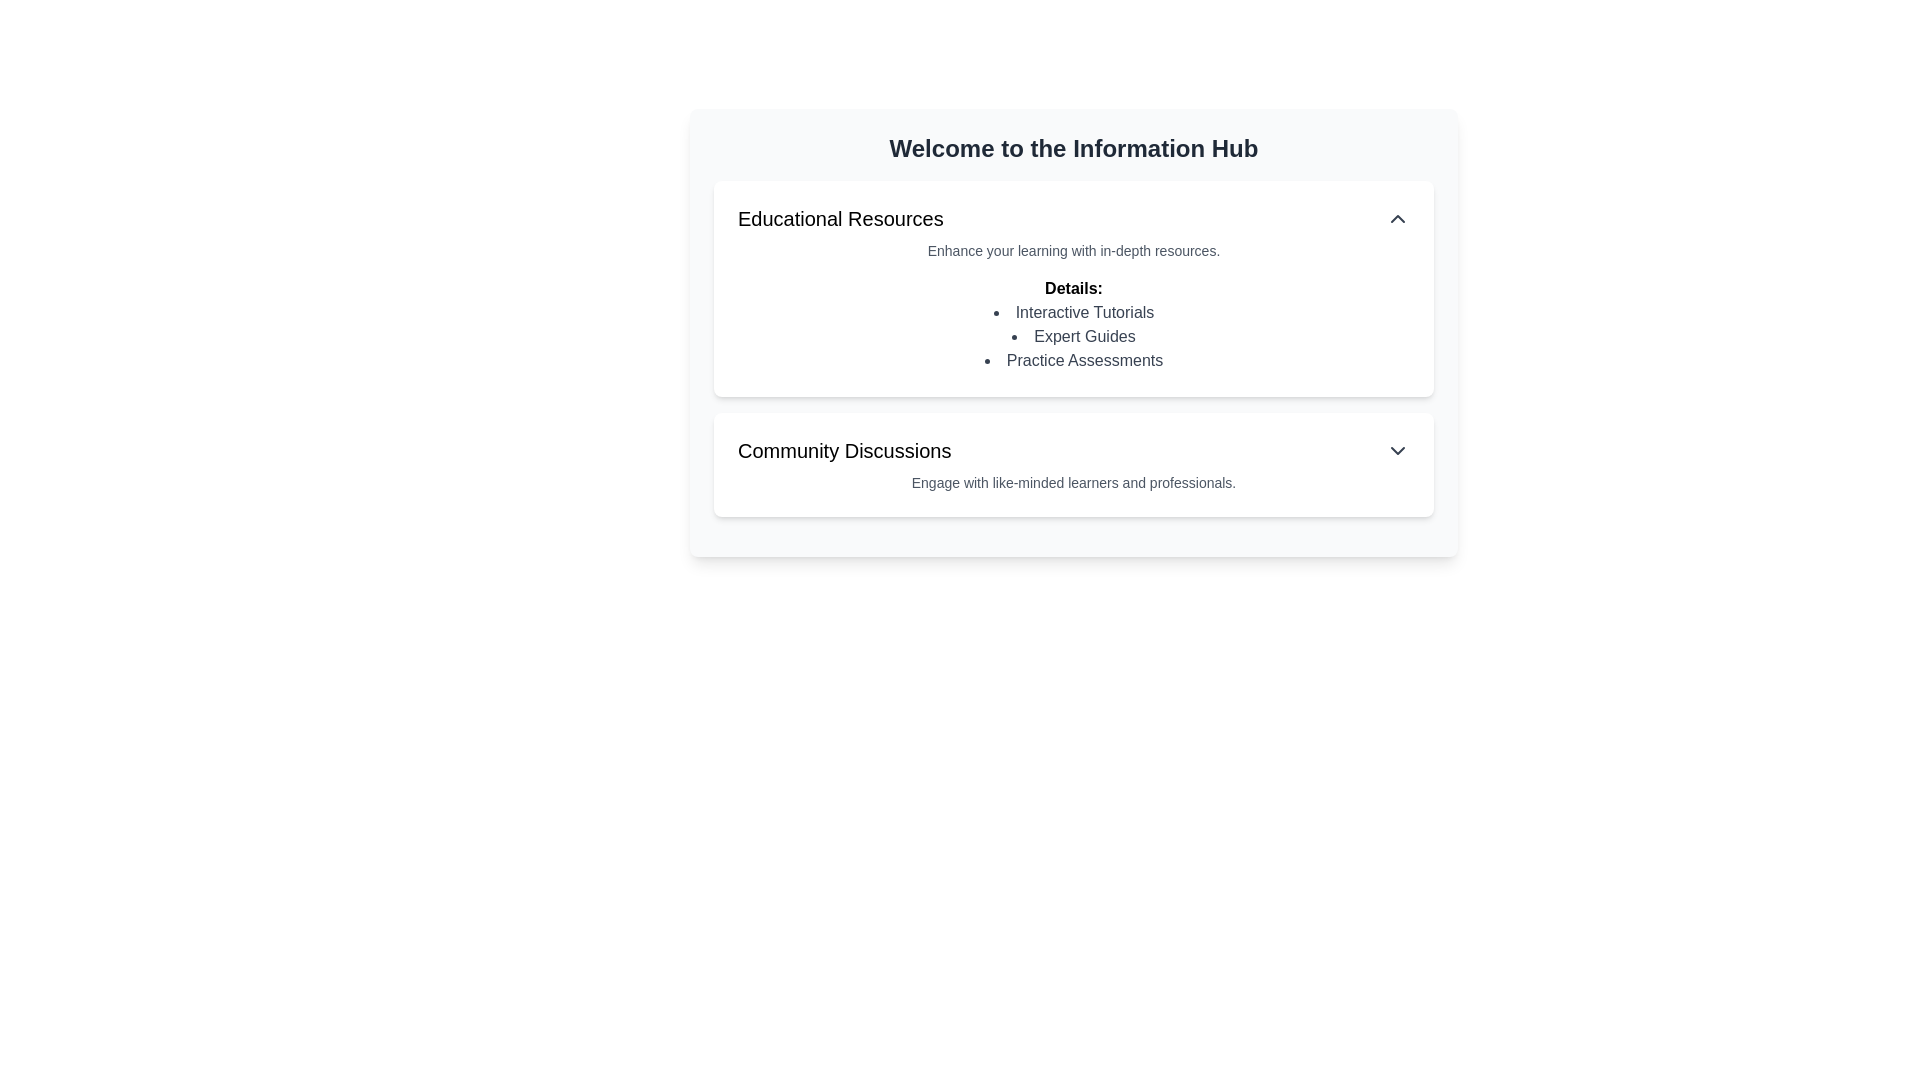  I want to click on the text label displaying 'Practice Assessments' in the bulleted list under 'Details' in the 'Educational Resources' section, so click(1073, 361).